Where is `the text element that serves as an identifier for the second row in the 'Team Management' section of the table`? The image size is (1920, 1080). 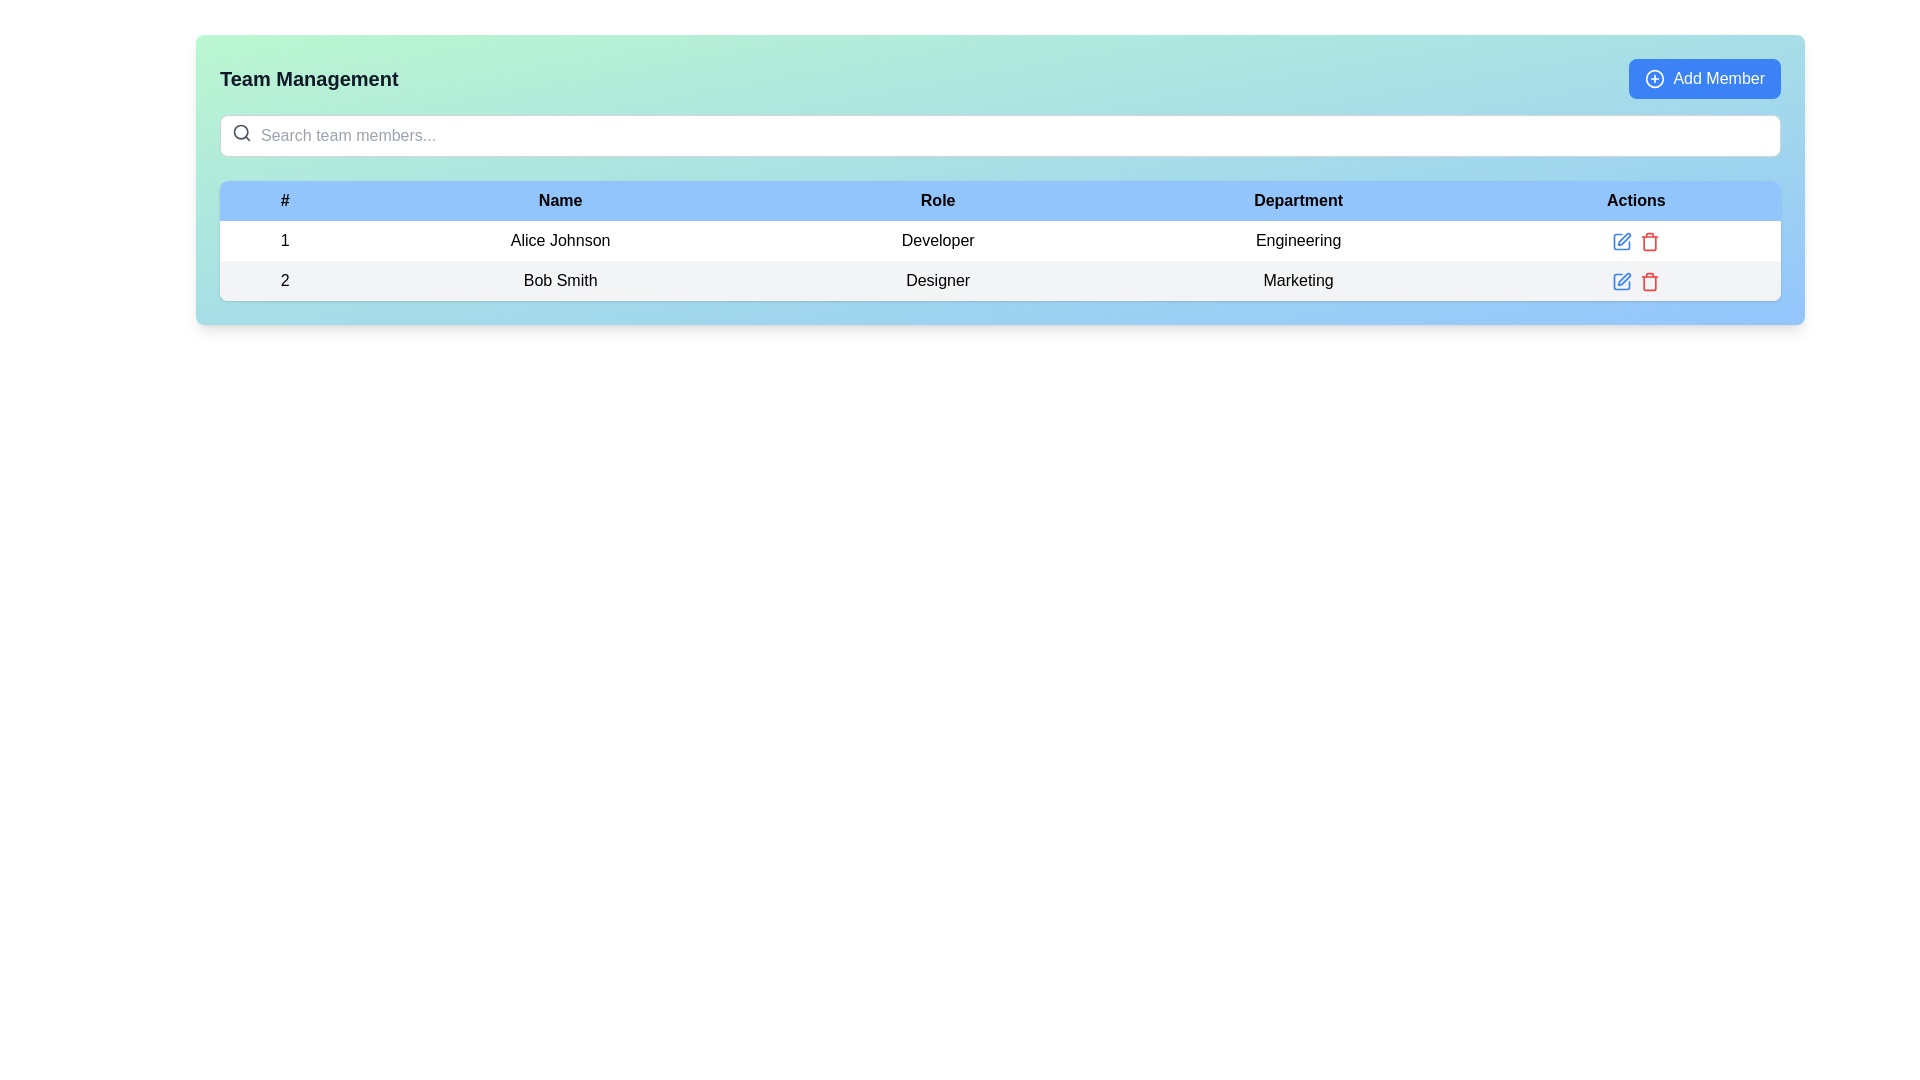
the text element that serves as an identifier for the second row in the 'Team Management' section of the table is located at coordinates (284, 281).